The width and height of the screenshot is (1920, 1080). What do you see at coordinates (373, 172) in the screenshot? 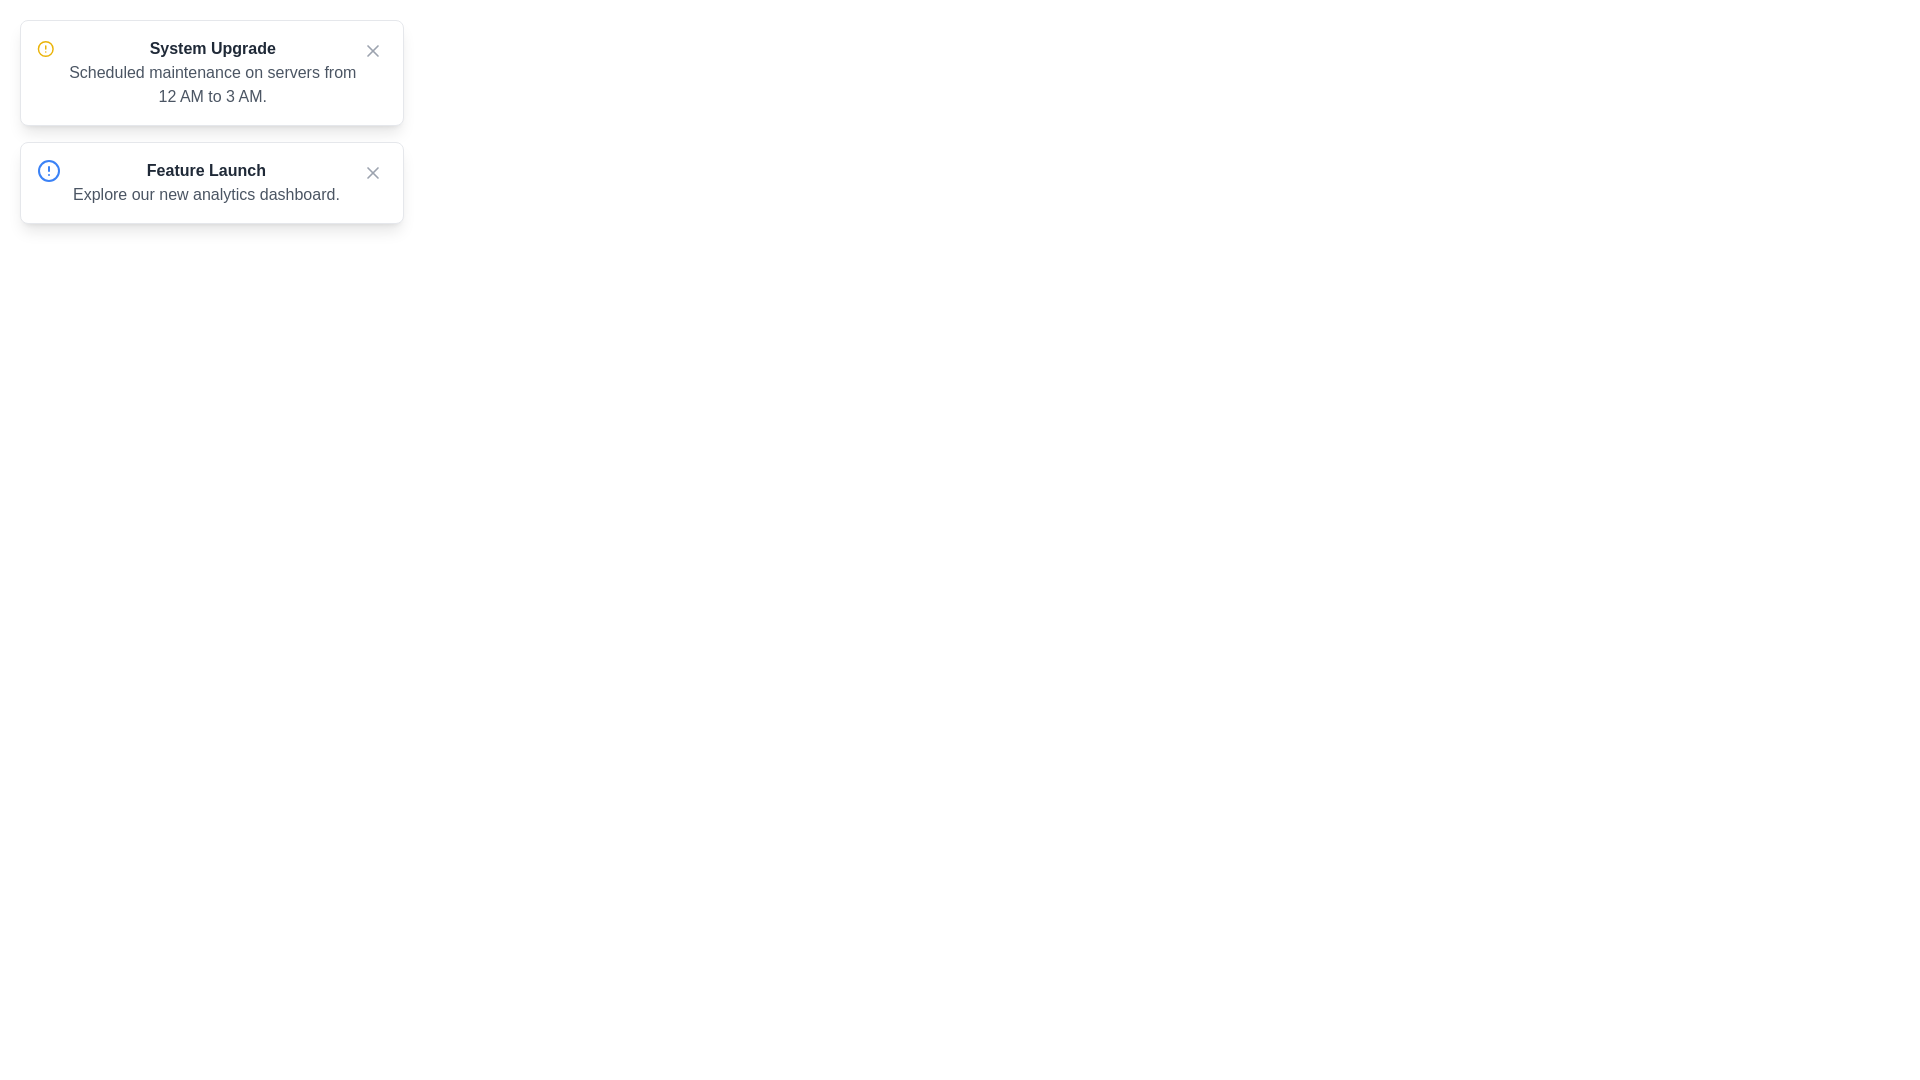
I see `the close button of the notification with title Feature Launch` at bounding box center [373, 172].